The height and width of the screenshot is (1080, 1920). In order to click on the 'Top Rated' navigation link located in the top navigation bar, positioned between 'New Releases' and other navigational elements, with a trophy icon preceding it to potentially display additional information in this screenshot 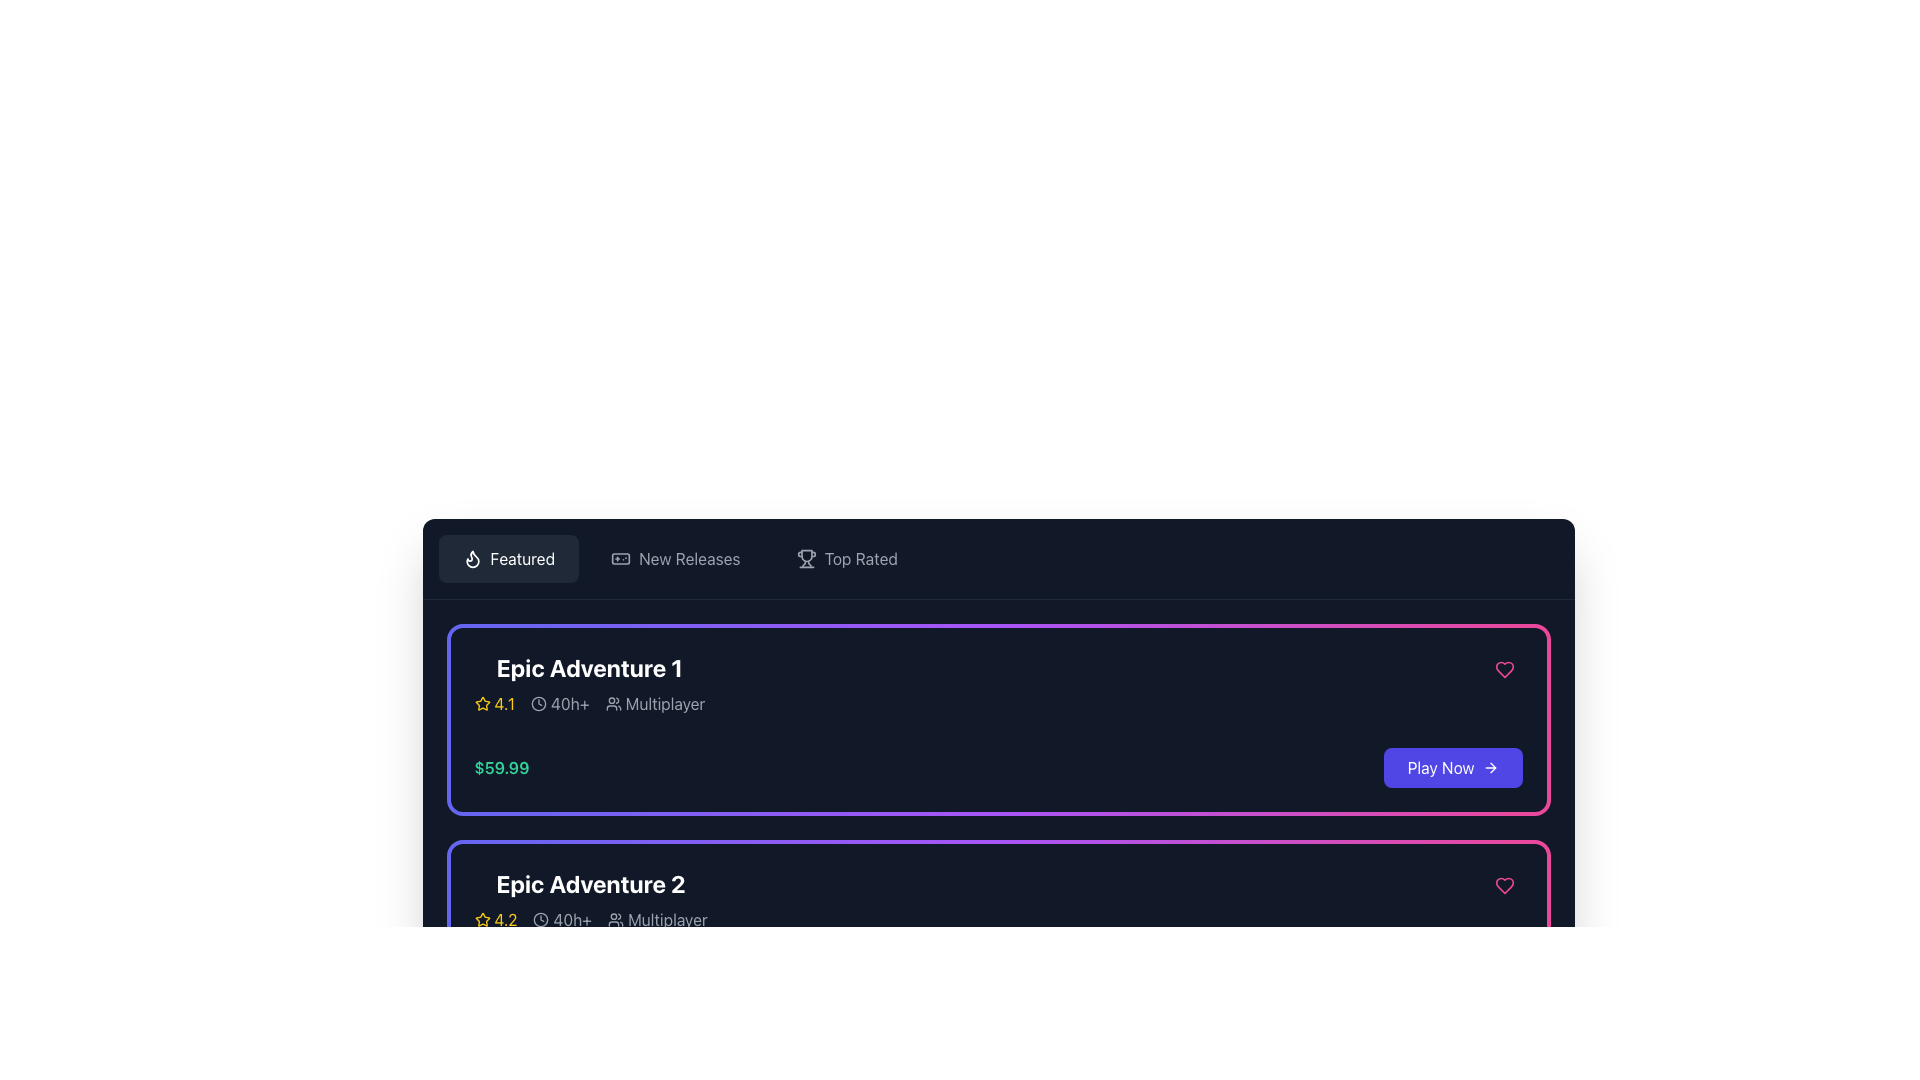, I will do `click(861, 559)`.